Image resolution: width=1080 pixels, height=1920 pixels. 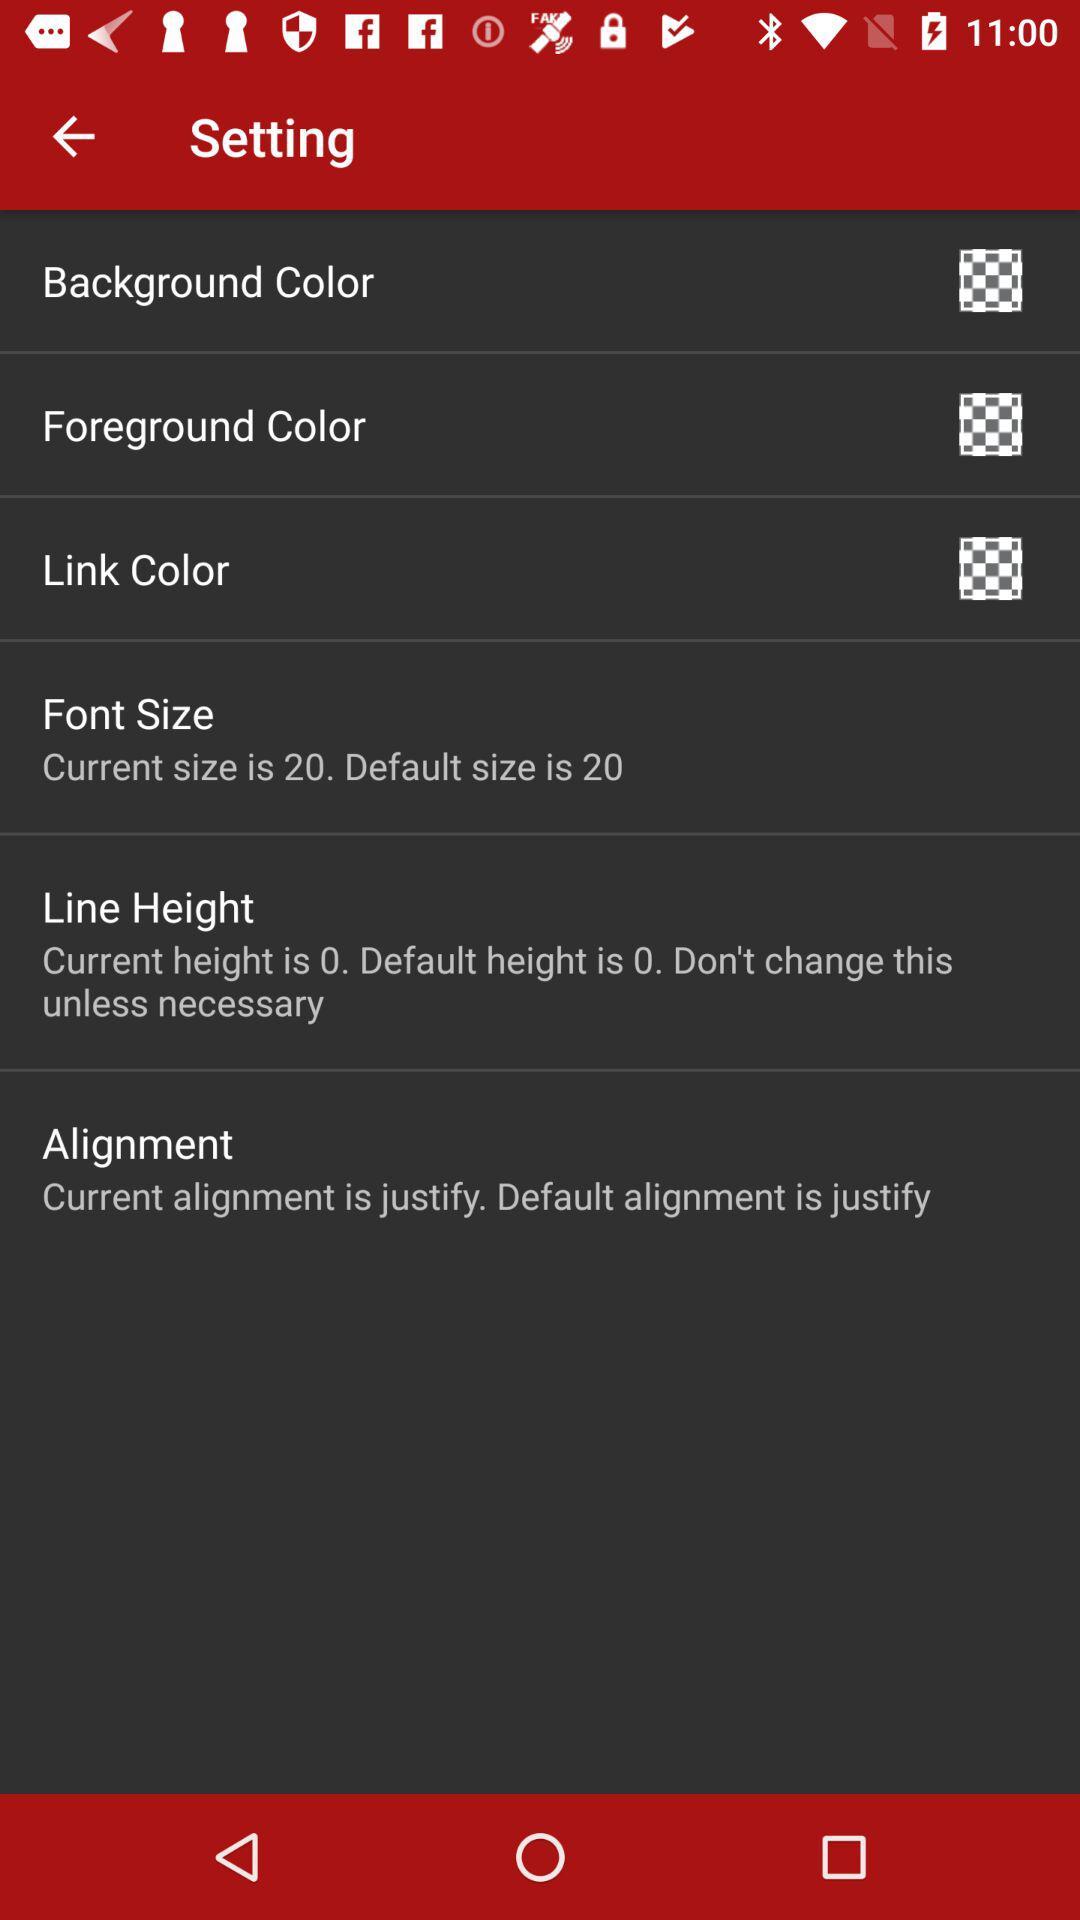 I want to click on the icon next to foreground color icon, so click(x=990, y=423).